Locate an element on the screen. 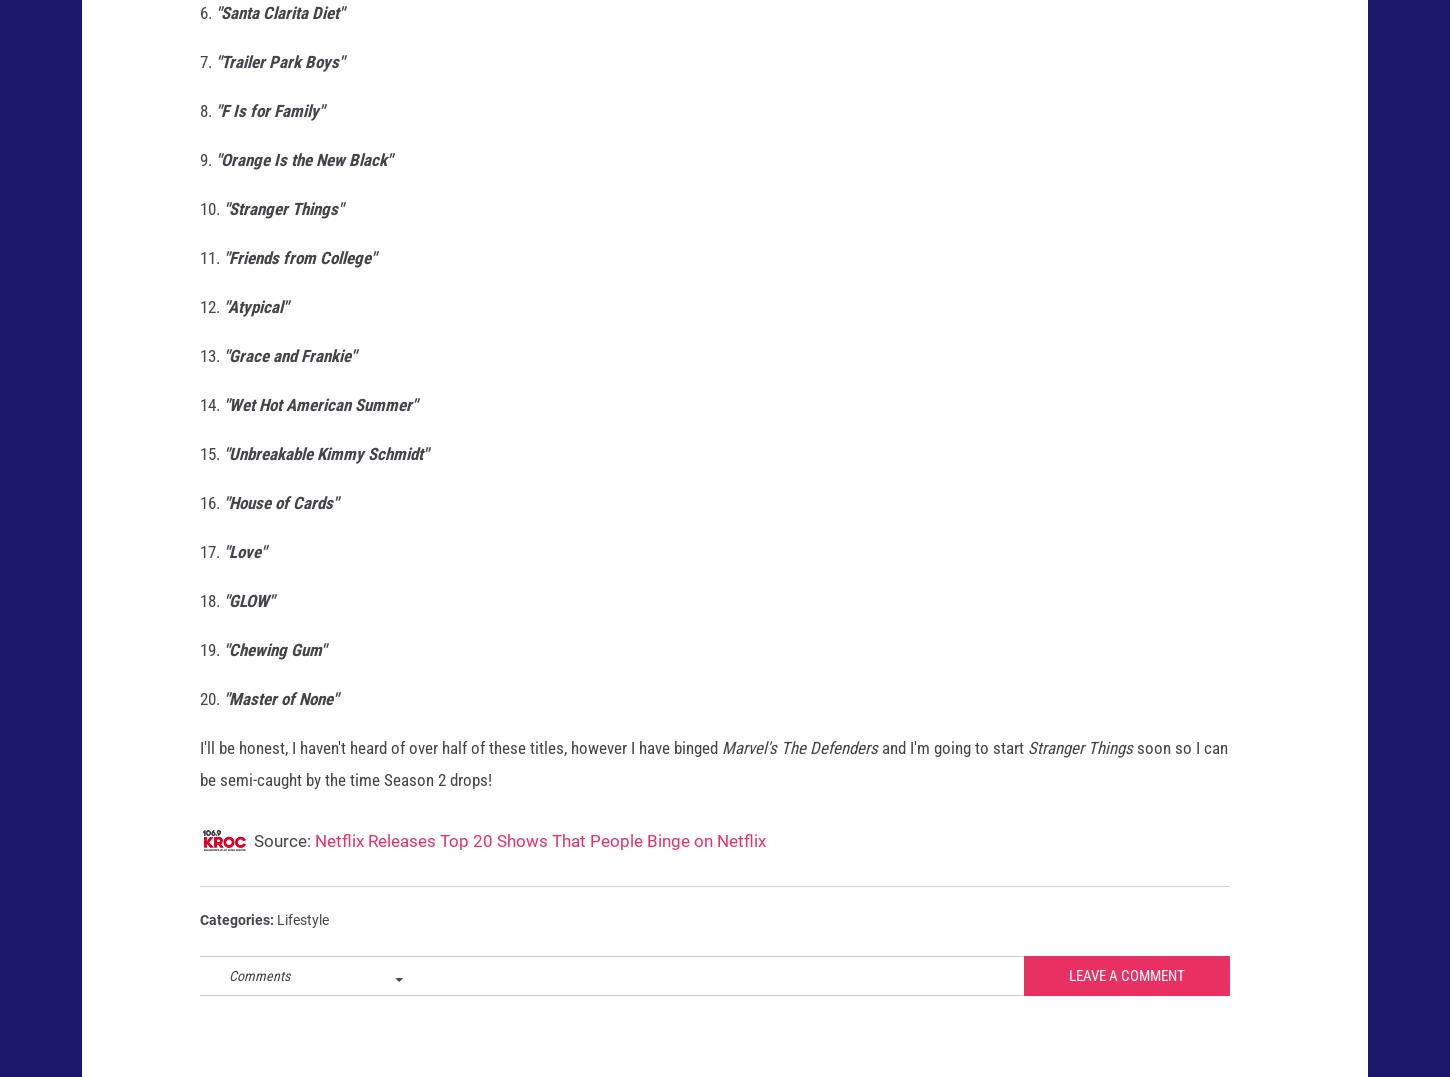 The width and height of the screenshot is (1450, 1077). 'Leave A Comment' is located at coordinates (1125, 993).